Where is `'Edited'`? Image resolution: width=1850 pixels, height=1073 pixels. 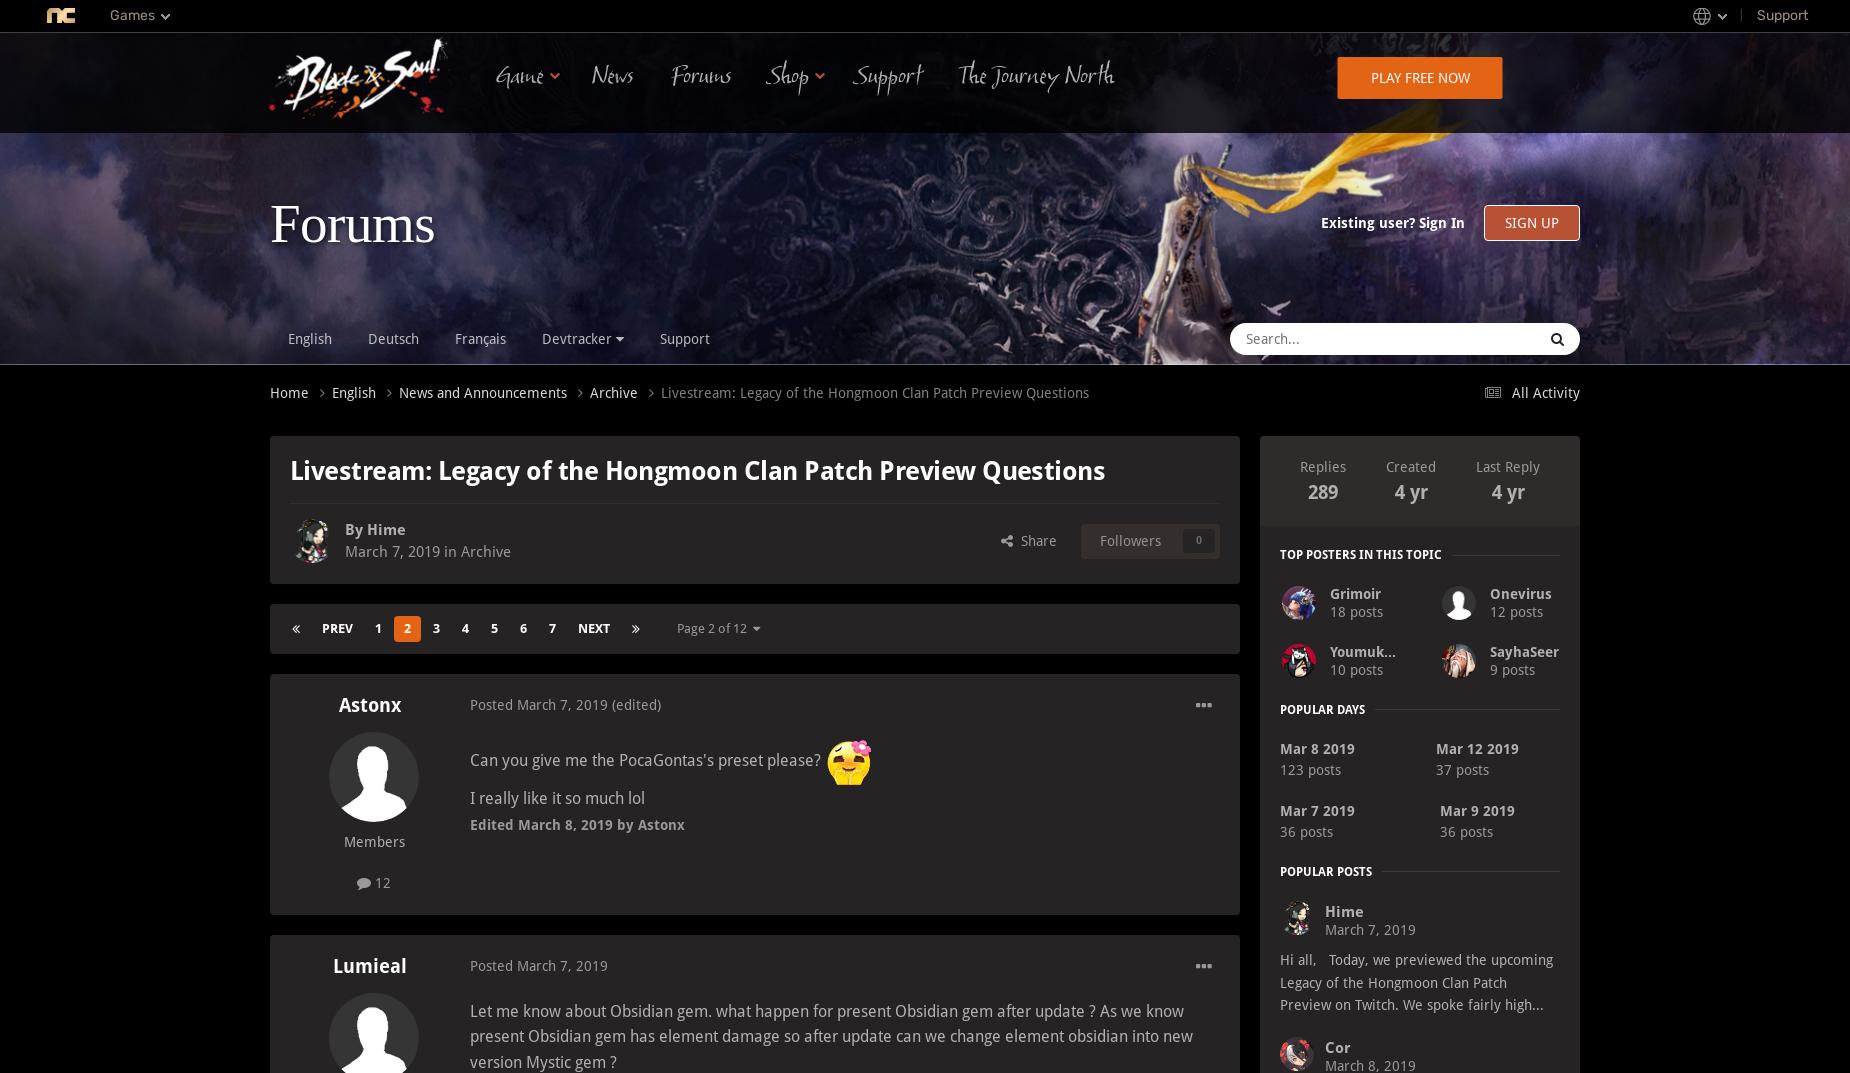 'Edited' is located at coordinates (493, 823).